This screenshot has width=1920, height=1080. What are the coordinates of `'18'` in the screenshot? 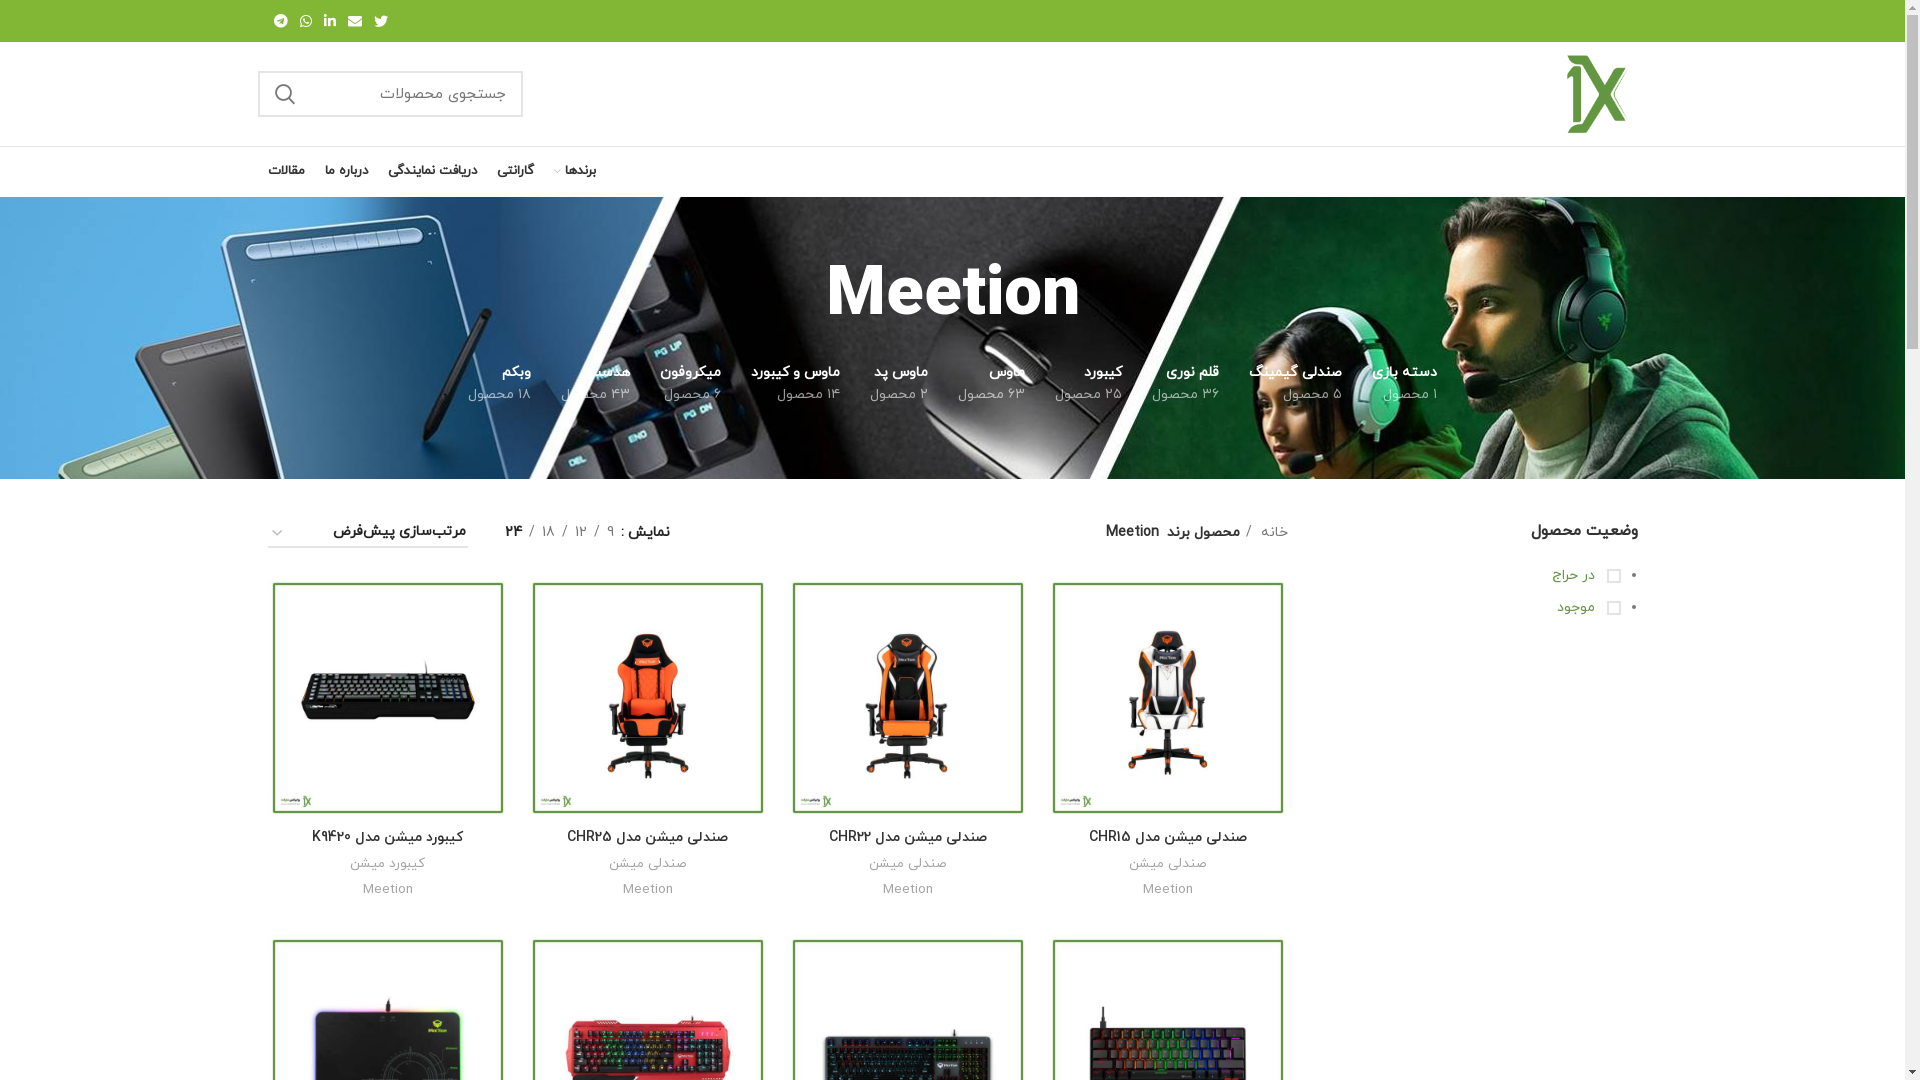 It's located at (547, 531).